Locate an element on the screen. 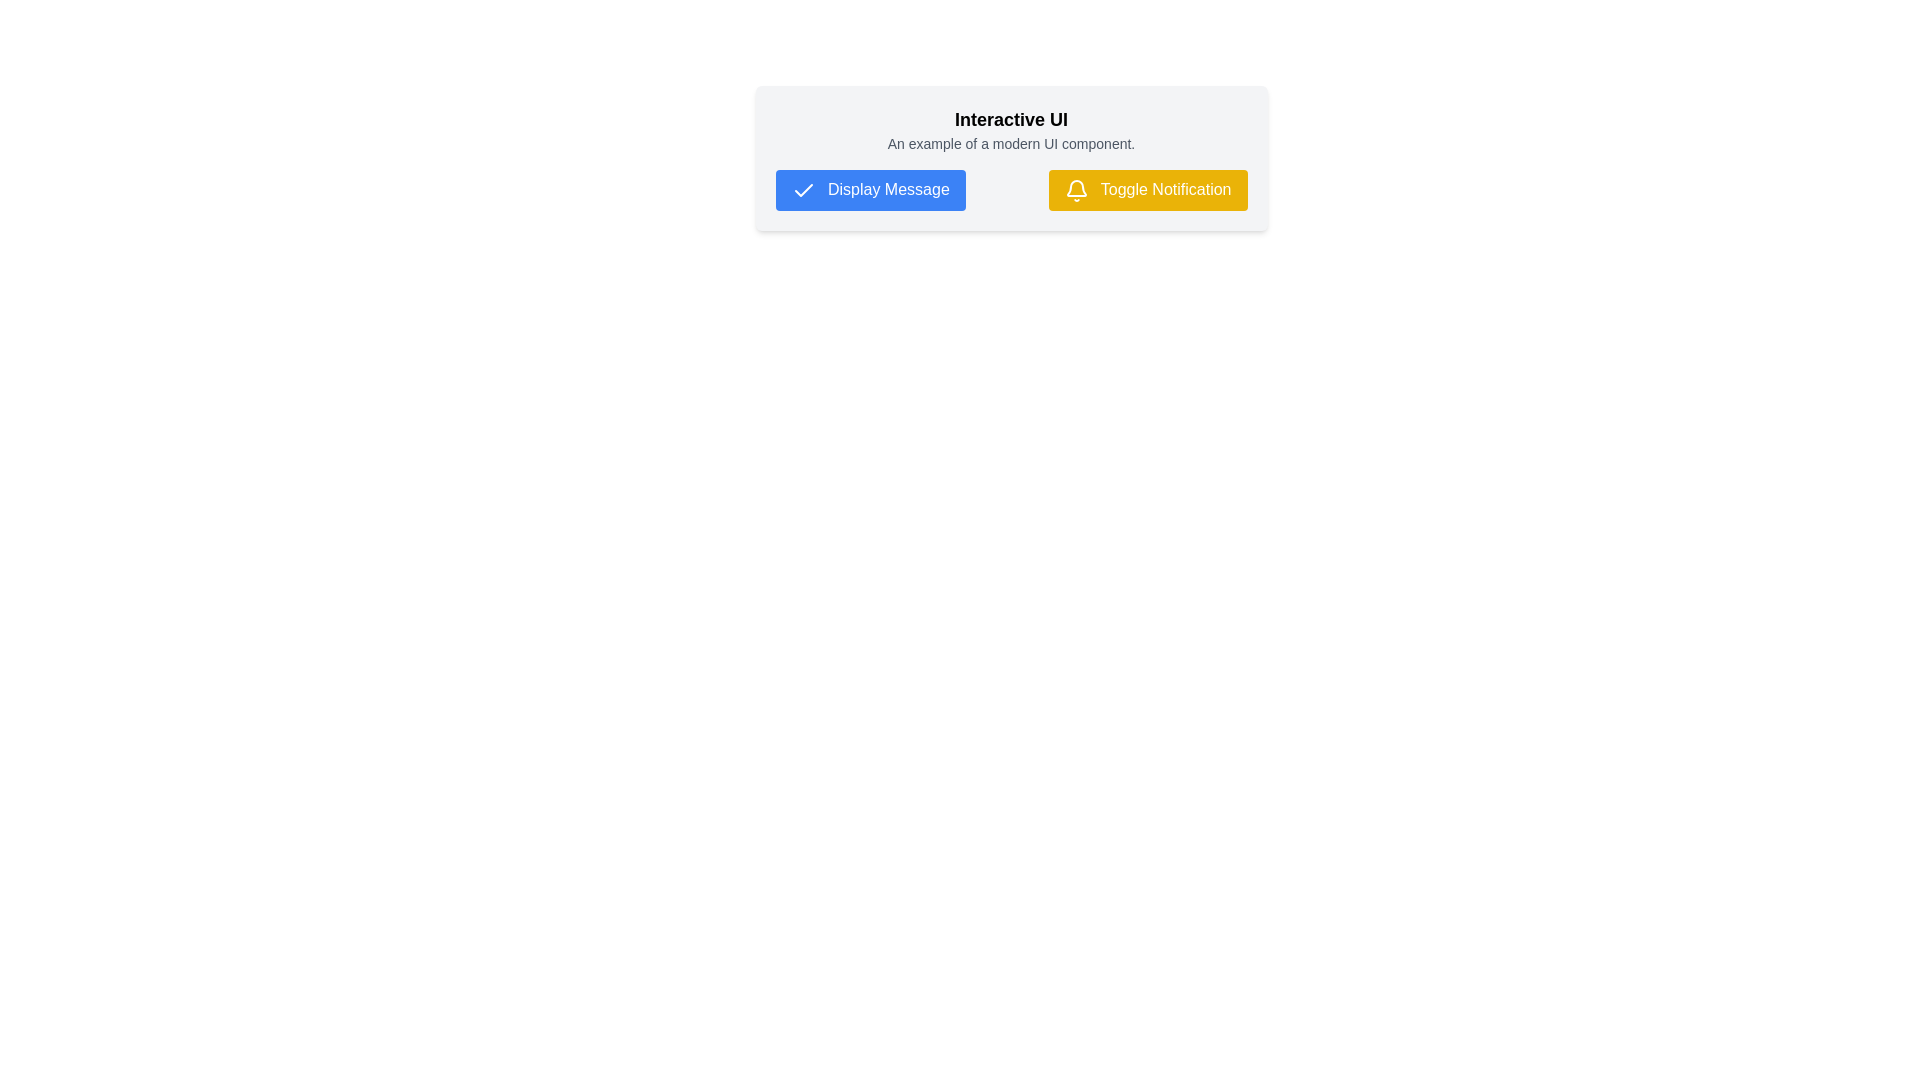 This screenshot has height=1080, width=1920. the text label displaying 'Interactive UI' which is prominently positioned in a light gray rectangular card is located at coordinates (1011, 119).